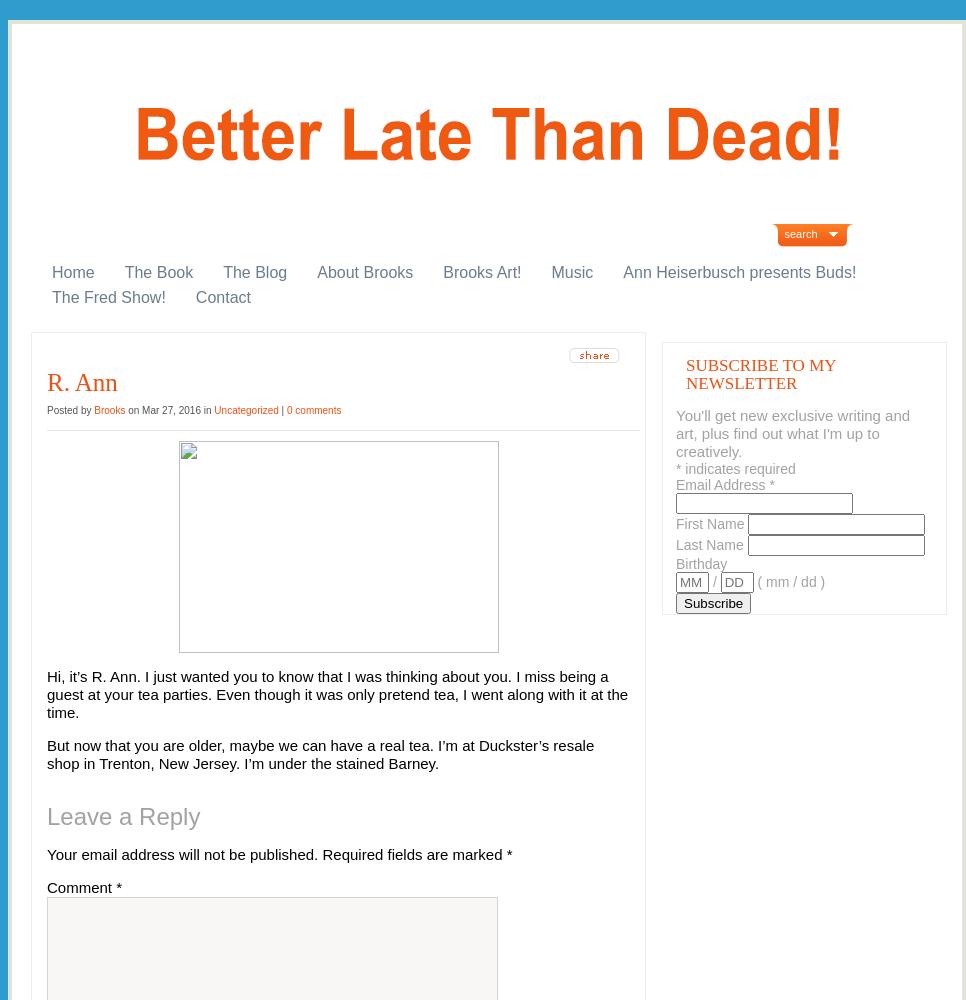  Describe the element at coordinates (80, 887) in the screenshot. I see `'Comment'` at that location.